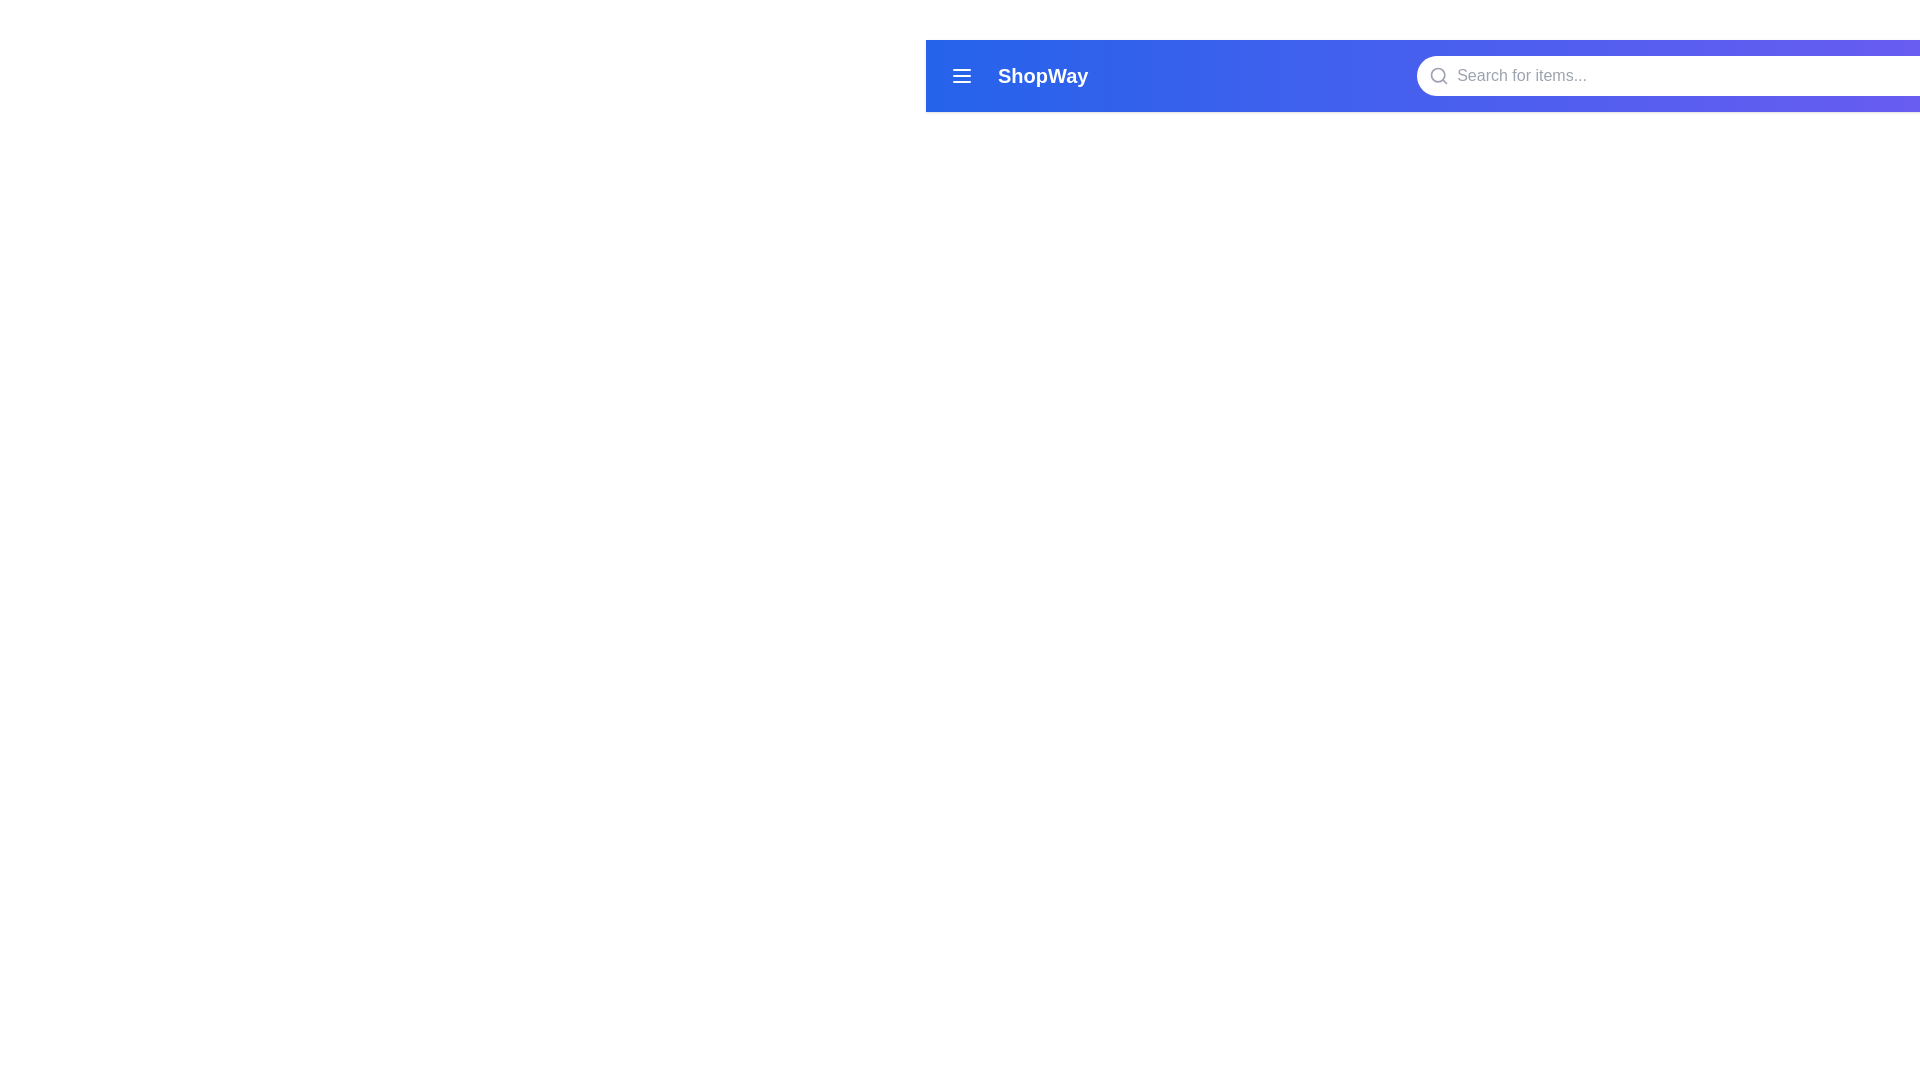 The width and height of the screenshot is (1920, 1080). Describe the element at coordinates (961, 75) in the screenshot. I see `the navigation menu button to open the navigation menu` at that location.